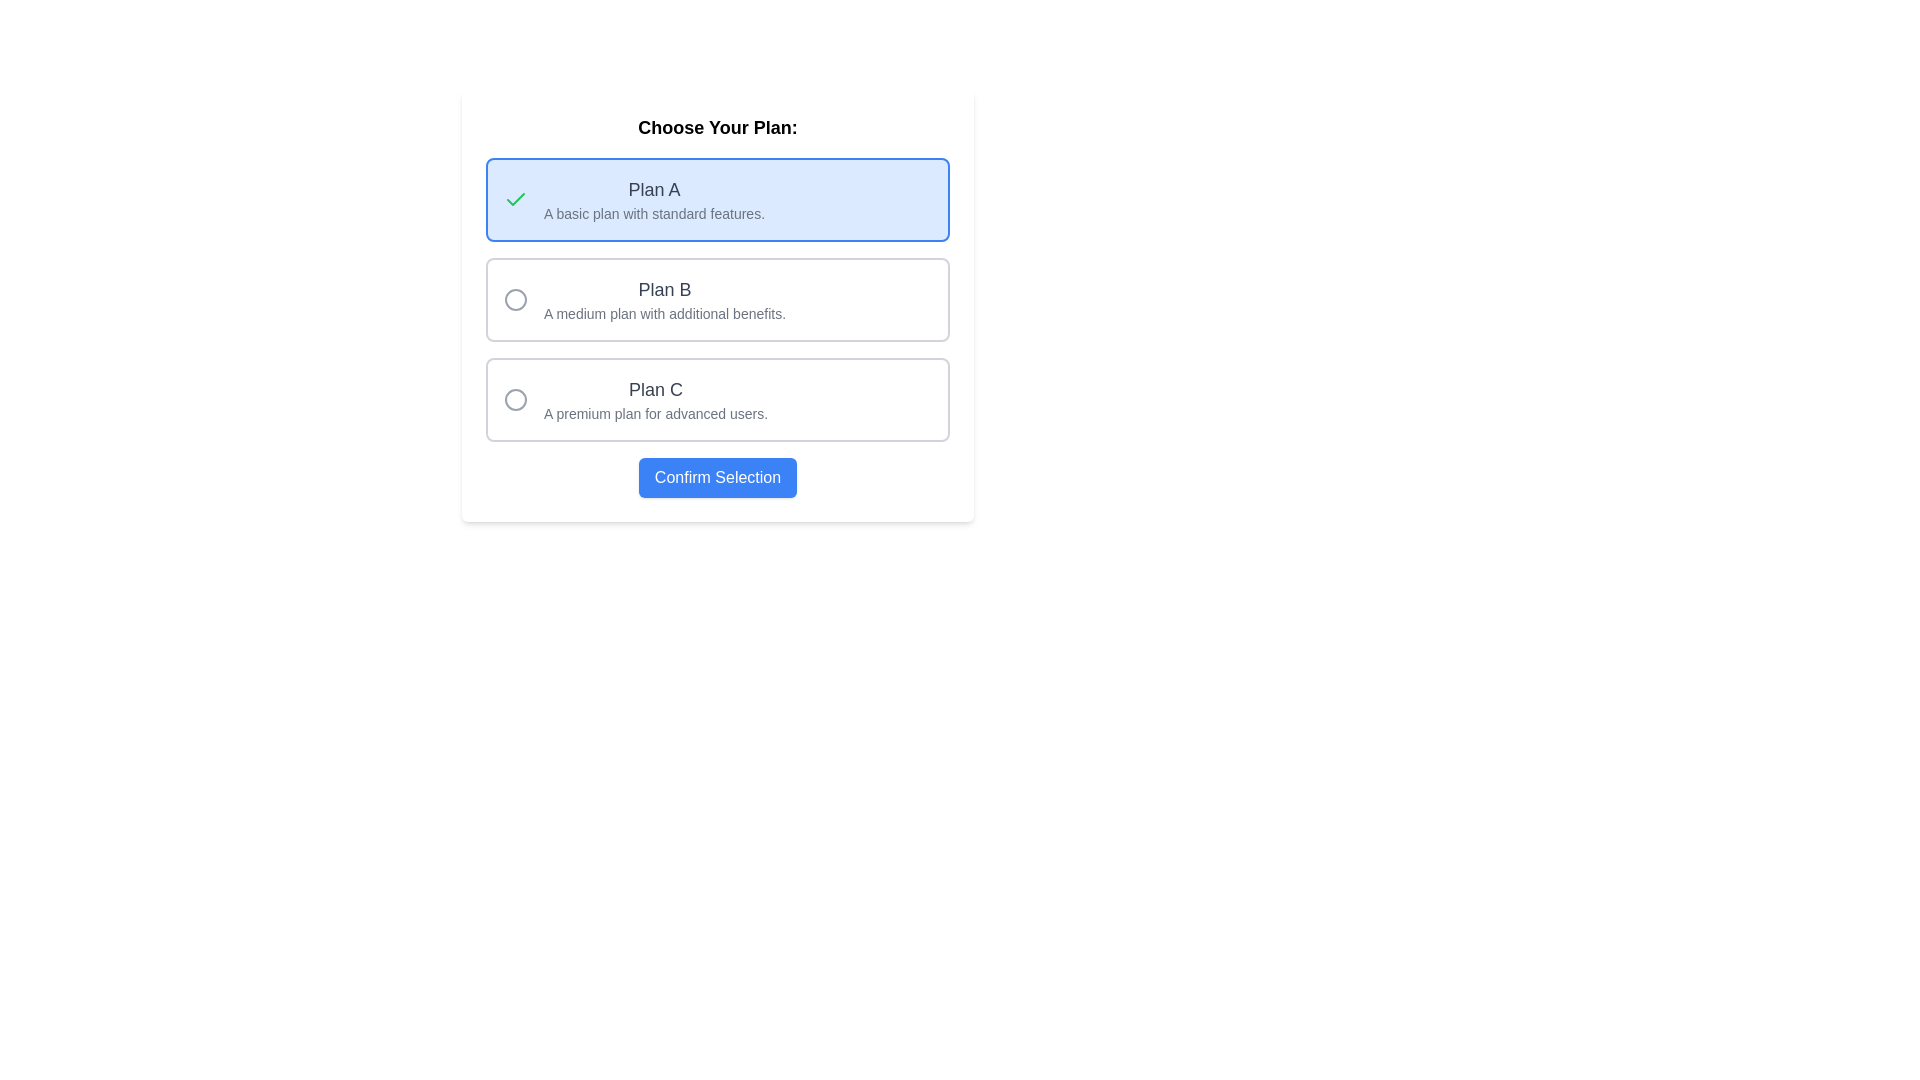 The width and height of the screenshot is (1920, 1080). I want to click on the 'Confirm Selection' button, which is a rectangular button with a blue background and white text, to observe its styling changes, so click(718, 478).